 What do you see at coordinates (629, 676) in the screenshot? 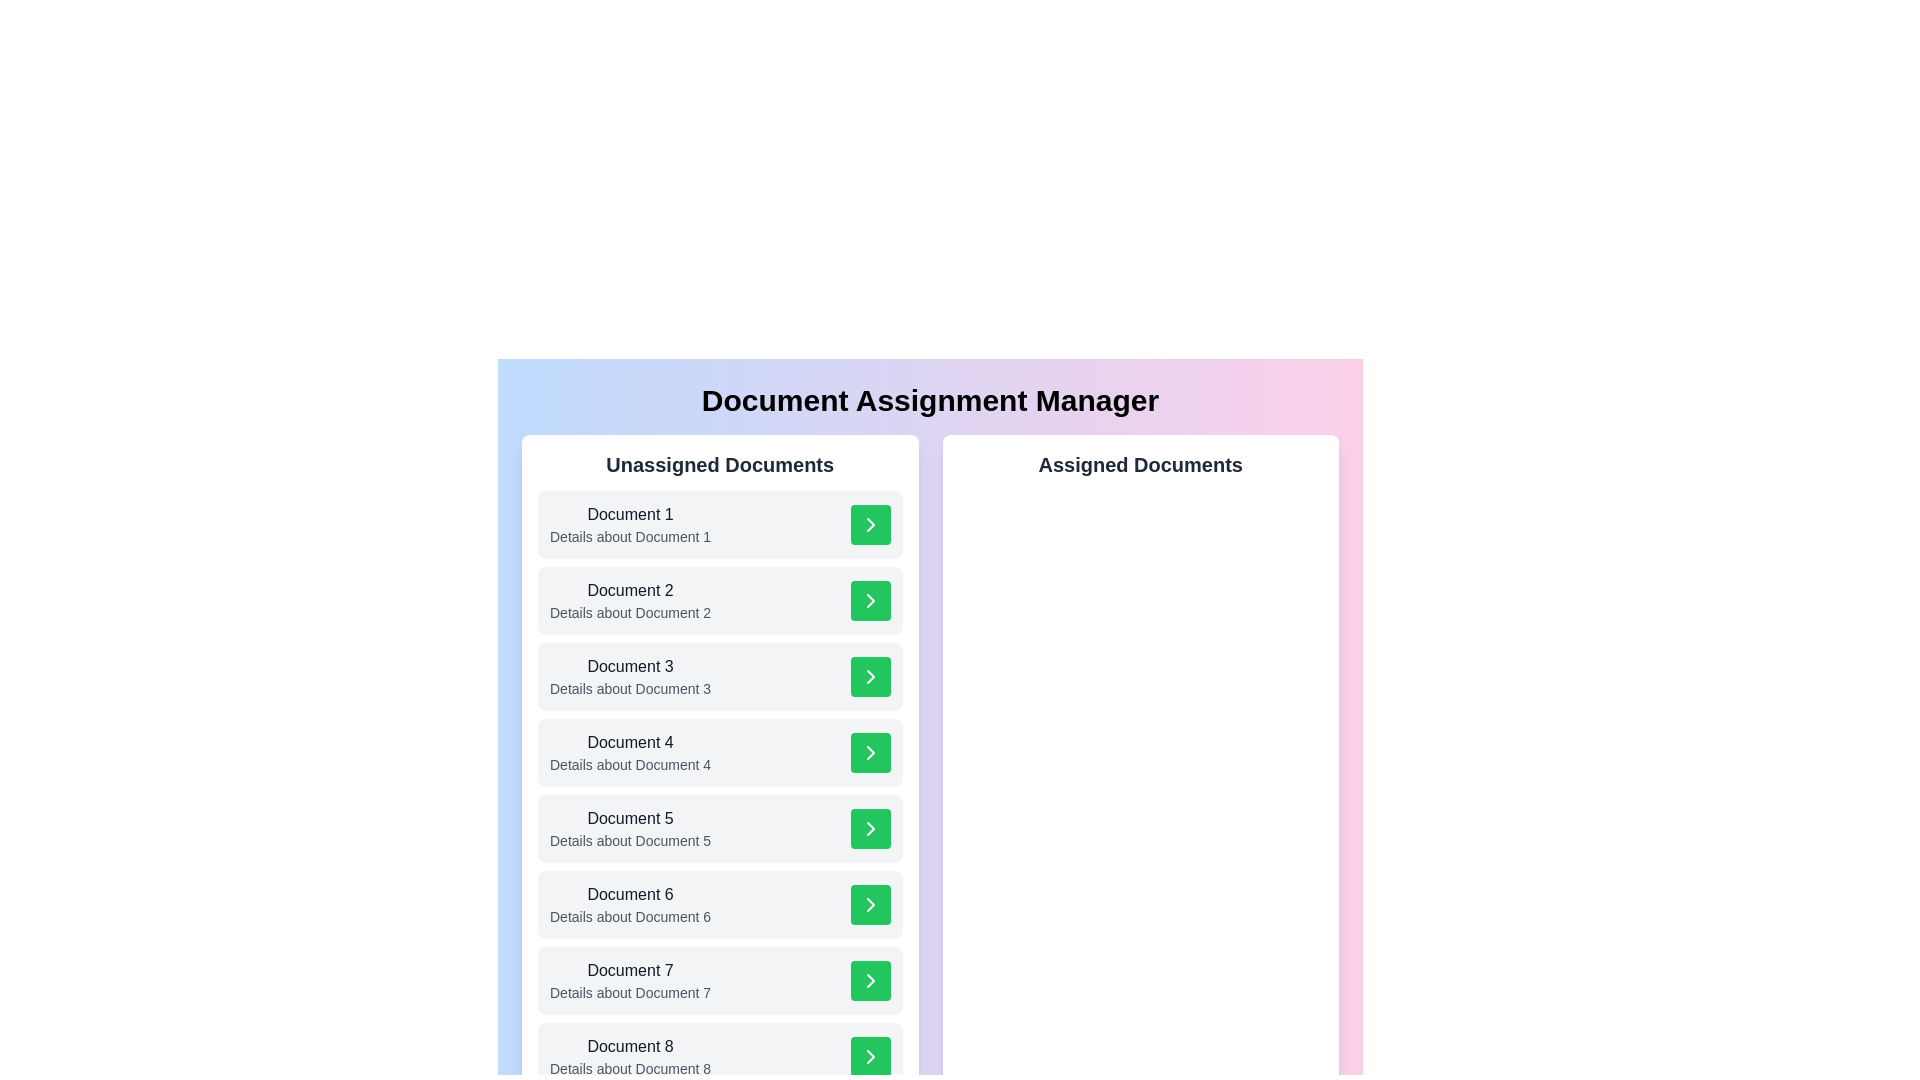
I see `the text display area that shows the document's title and brief details, located in the left panel titled 'Unassigned Documents' under 'Document Assignment Manager'. This element is positioned third from the top in a vertically stacked list` at bounding box center [629, 676].